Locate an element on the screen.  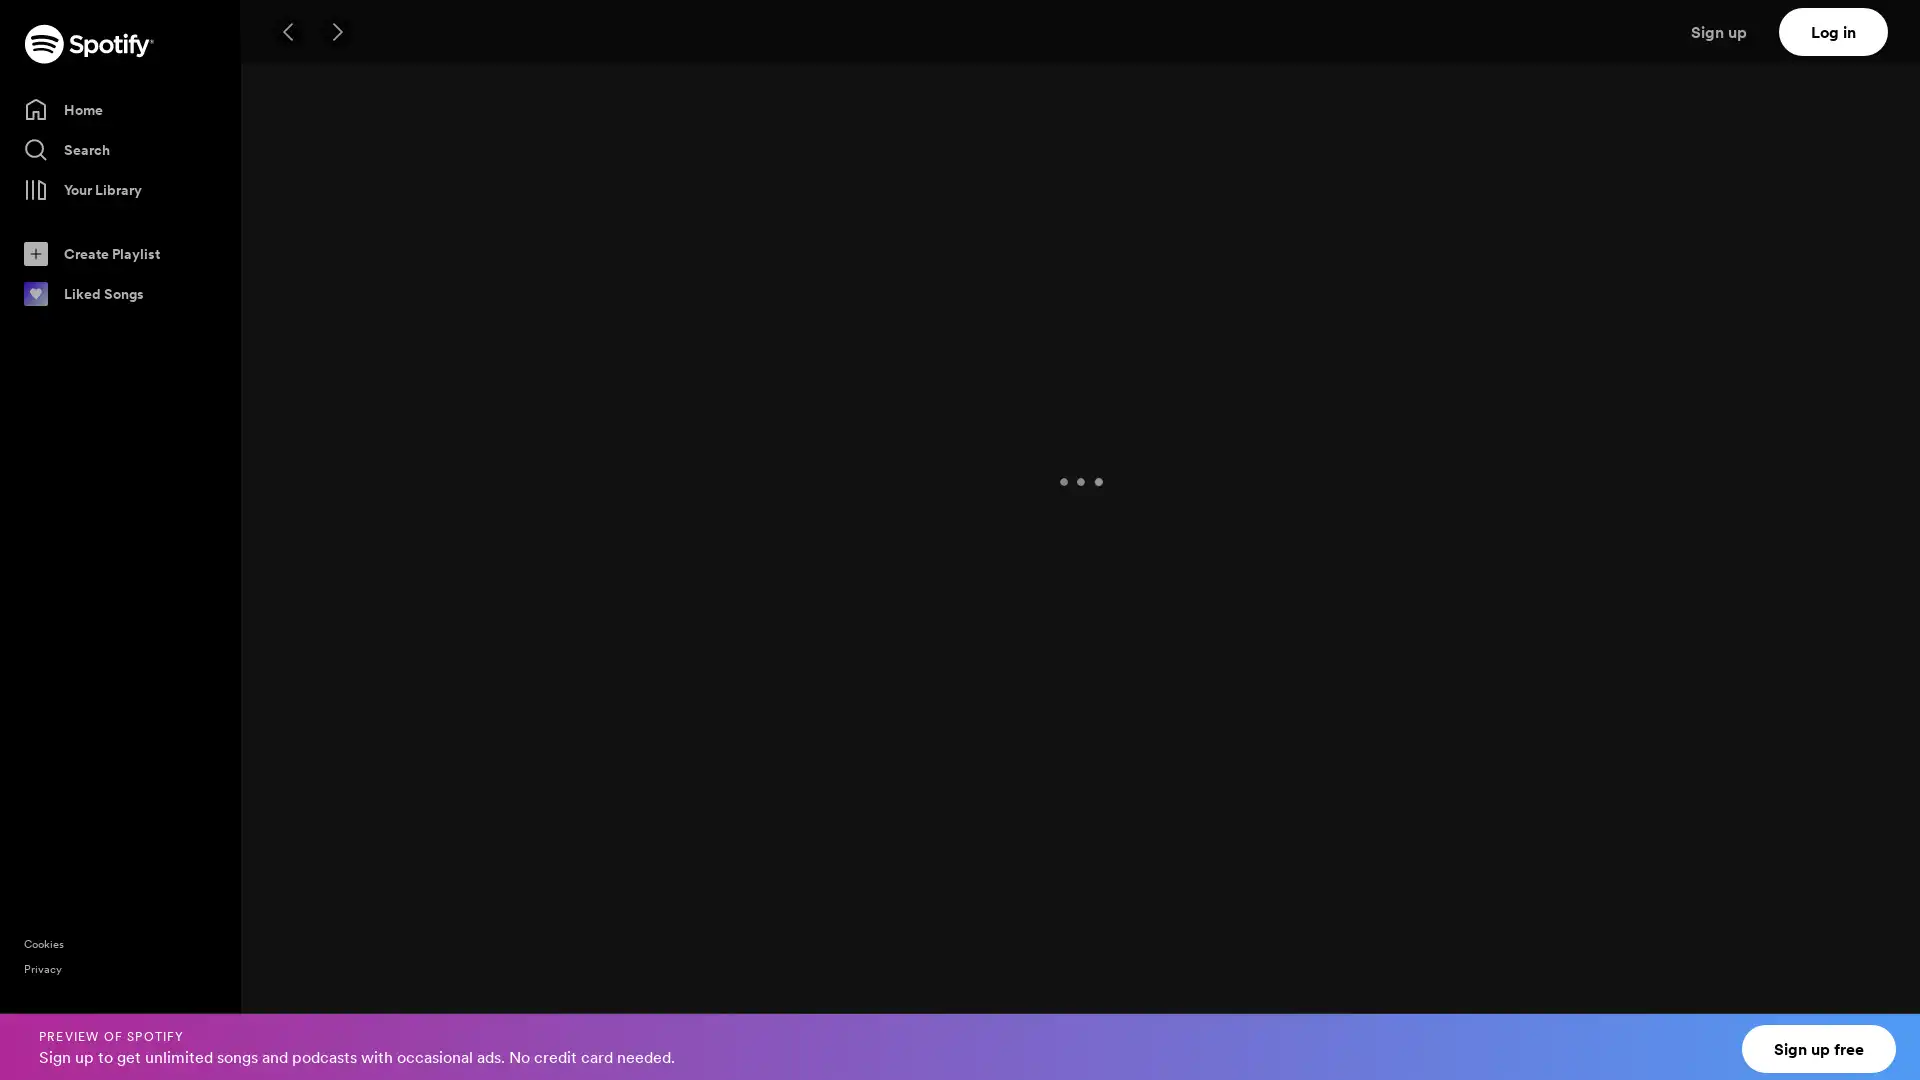
Play asdfasdf is located at coordinates (1635, 608).